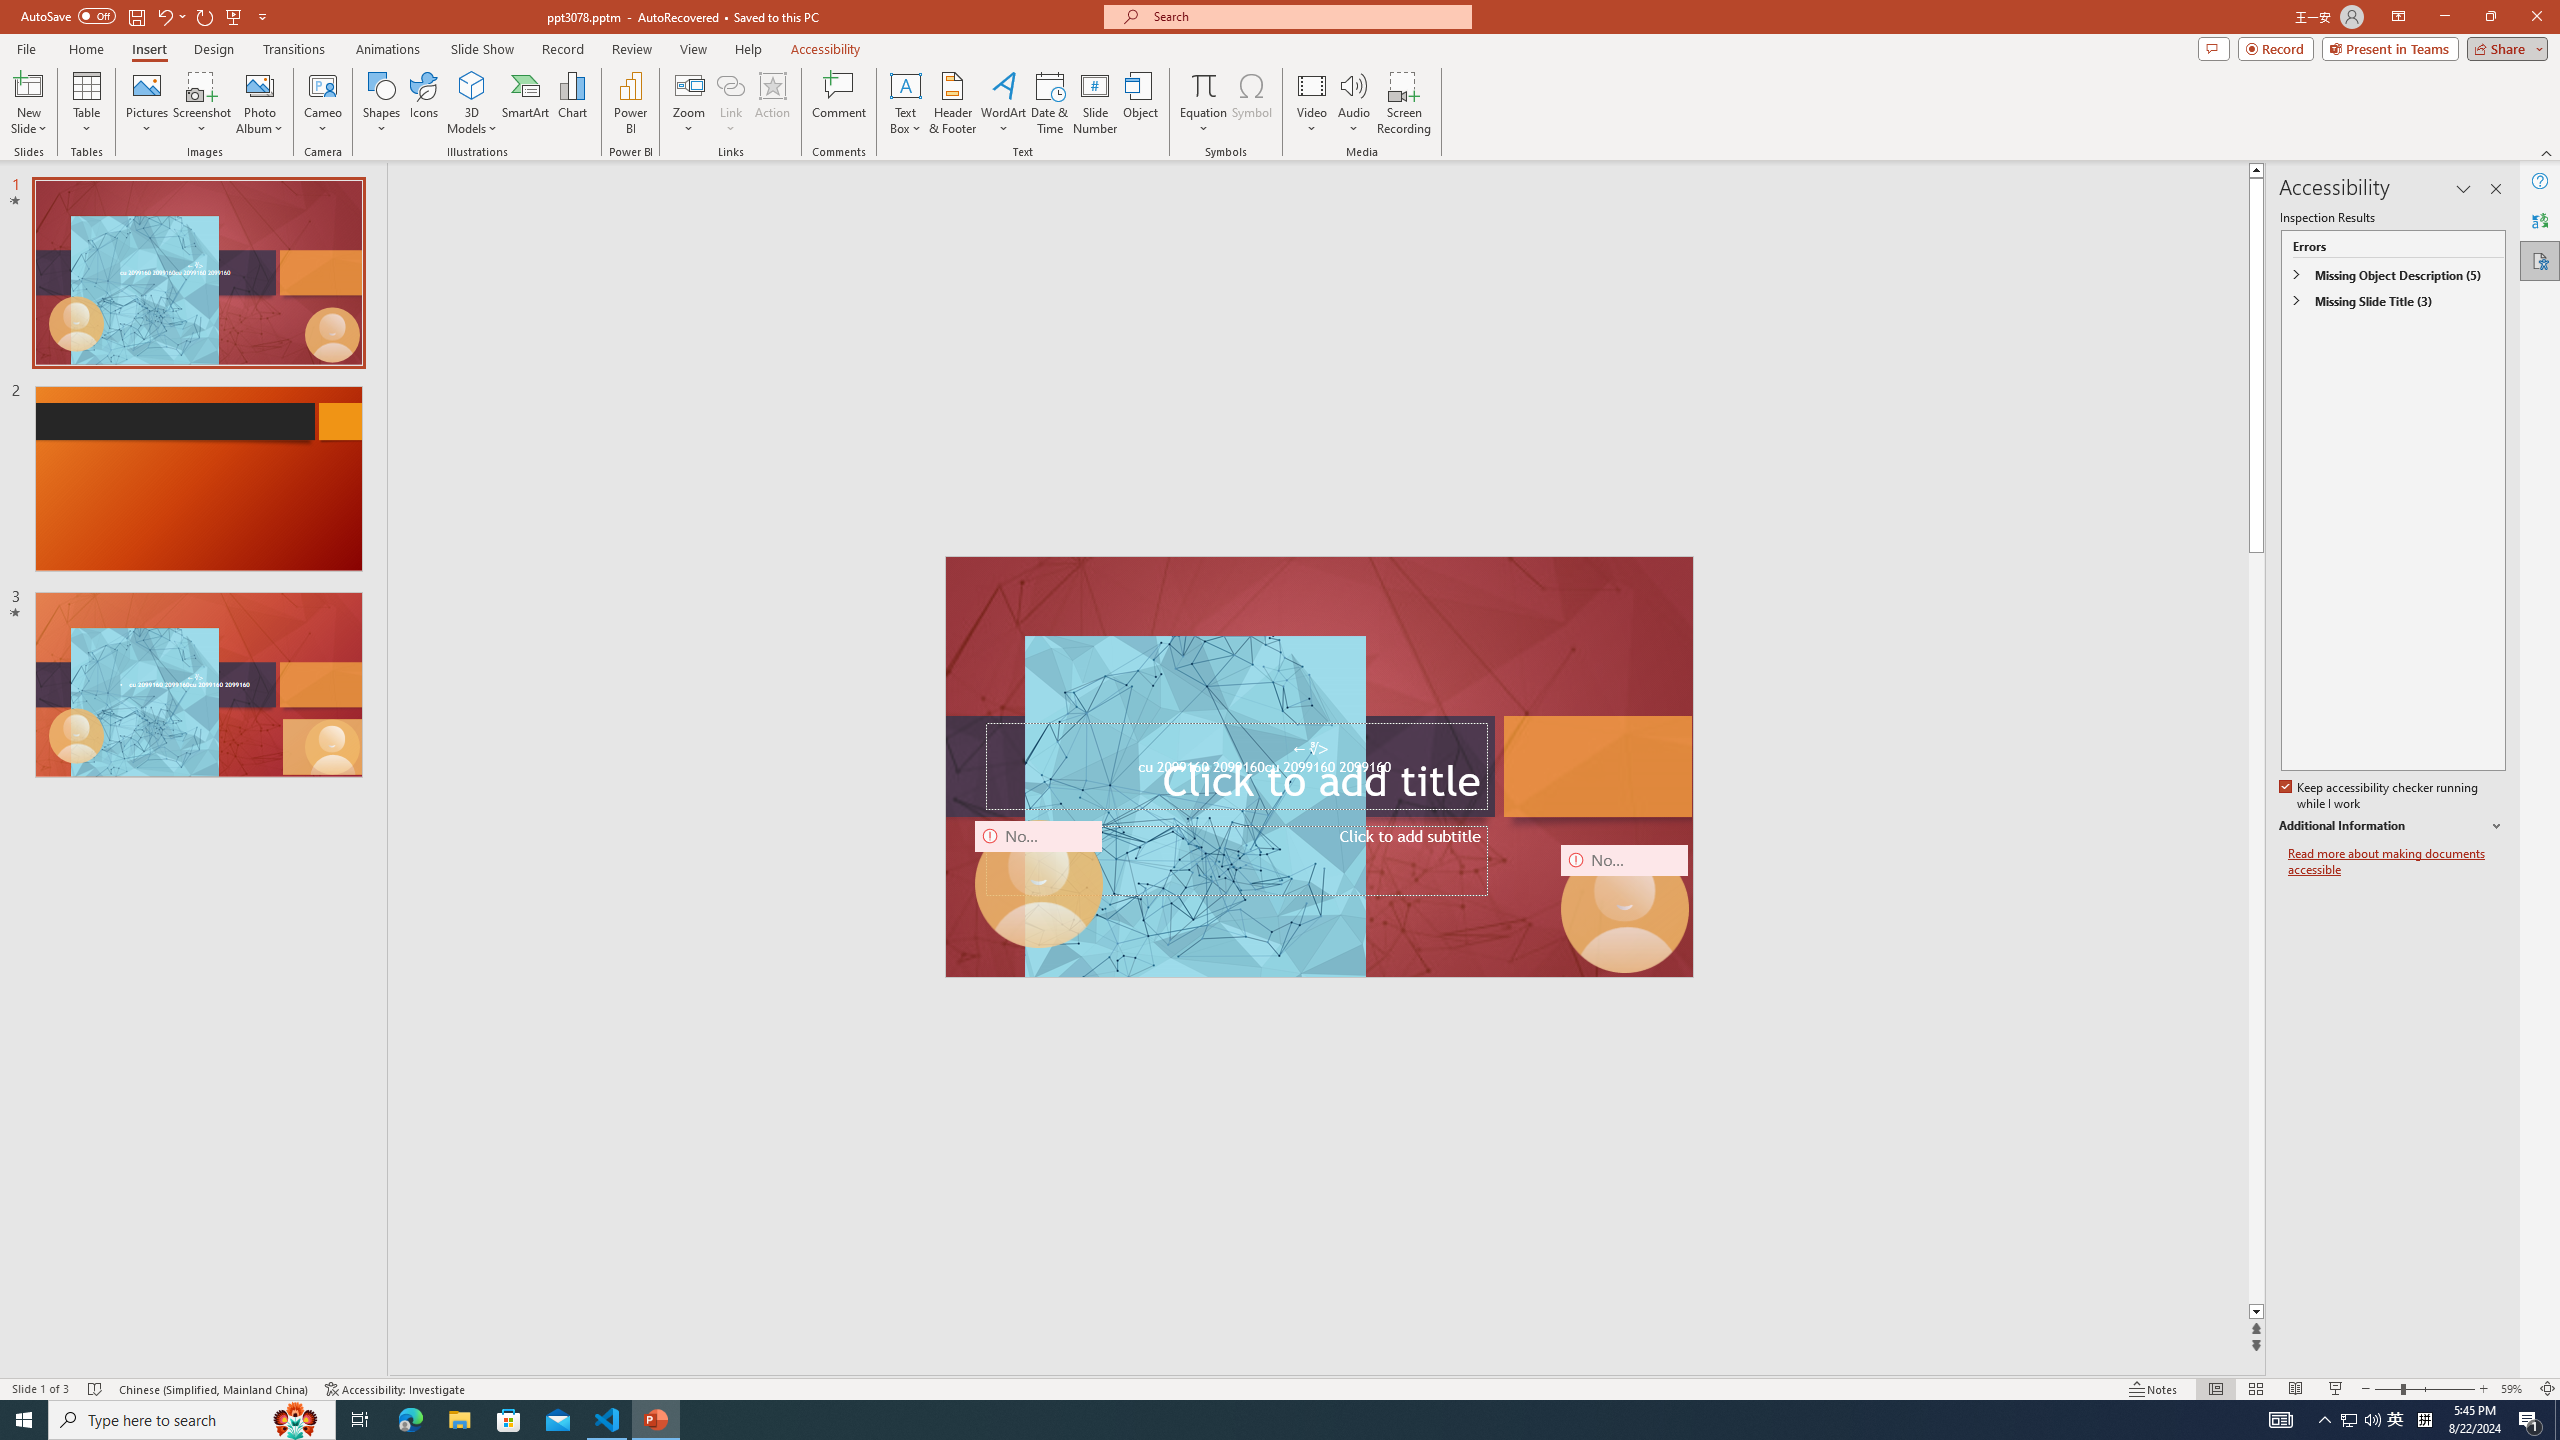 The height and width of the screenshot is (1440, 2560). What do you see at coordinates (2515, 1389) in the screenshot?
I see `'Zoom 59%'` at bounding box center [2515, 1389].